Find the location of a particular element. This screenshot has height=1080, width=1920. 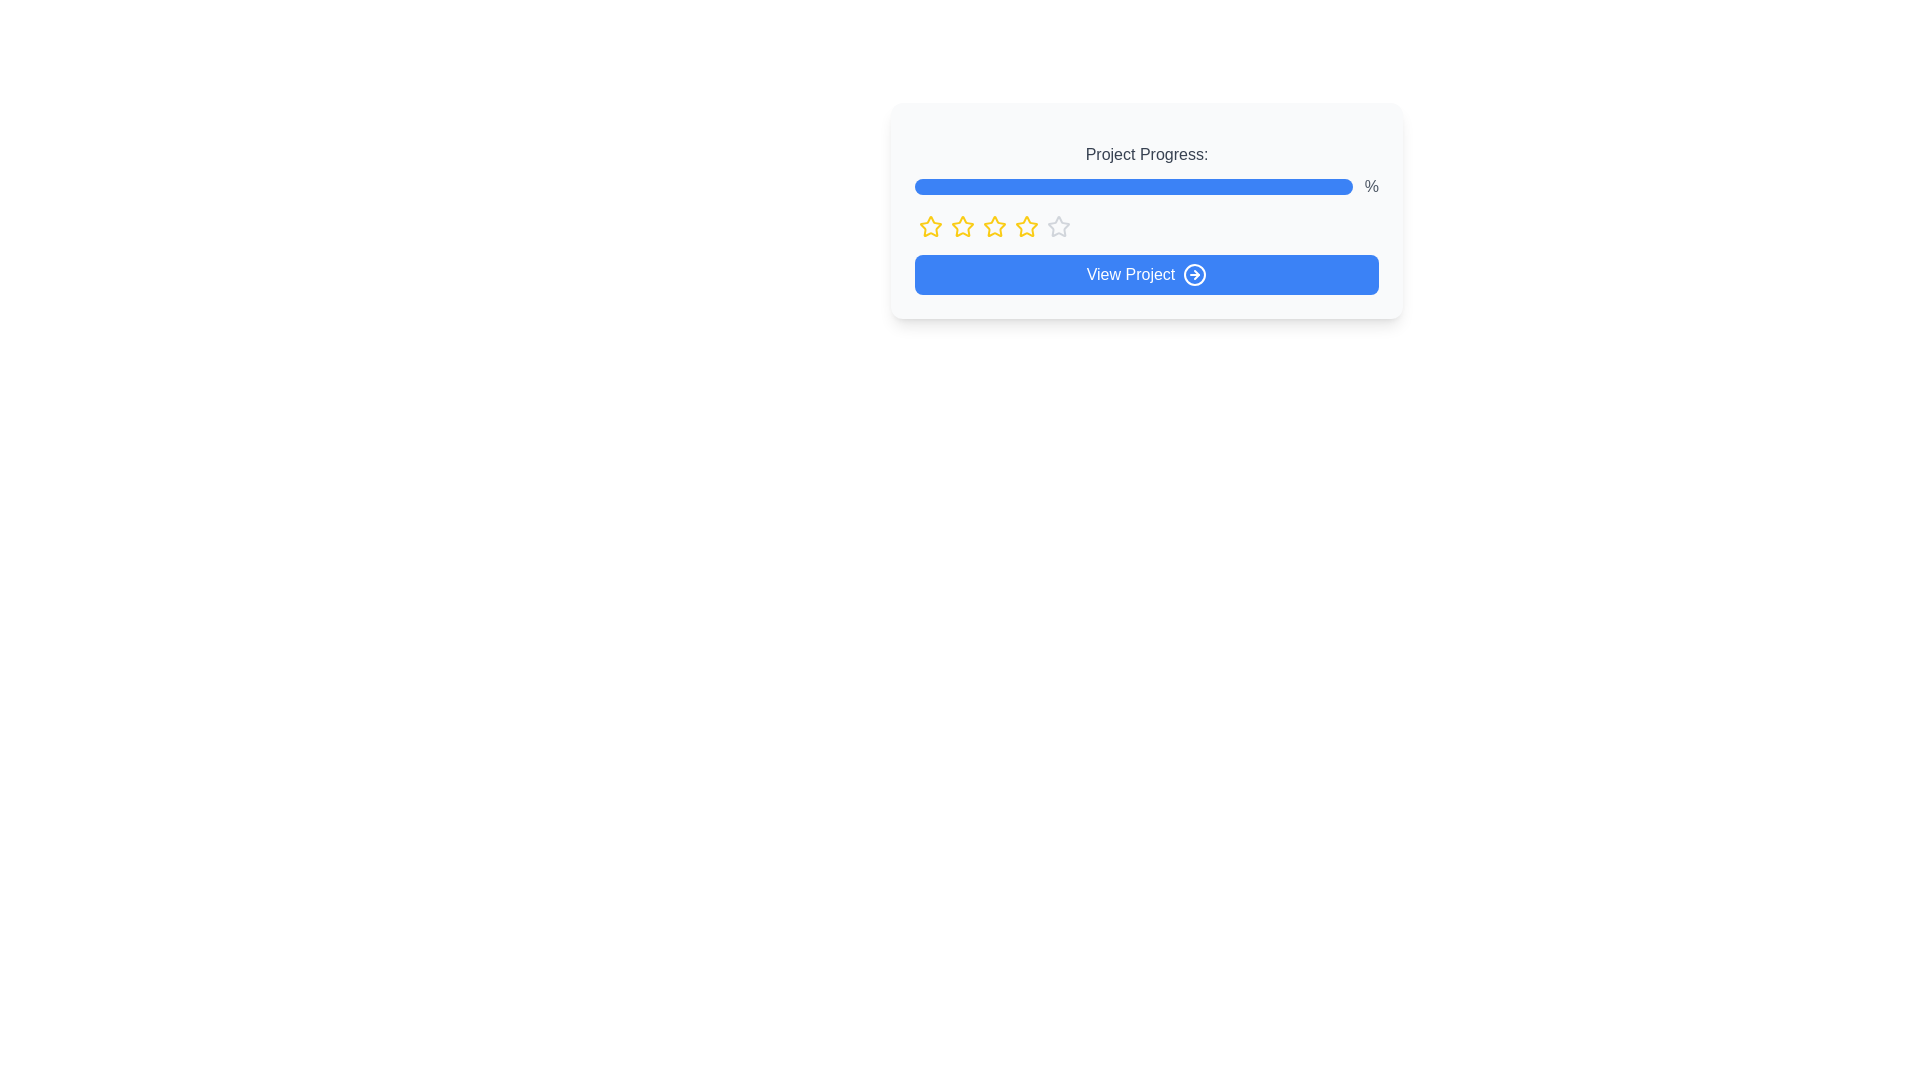

the first star in the rating interface is located at coordinates (930, 225).